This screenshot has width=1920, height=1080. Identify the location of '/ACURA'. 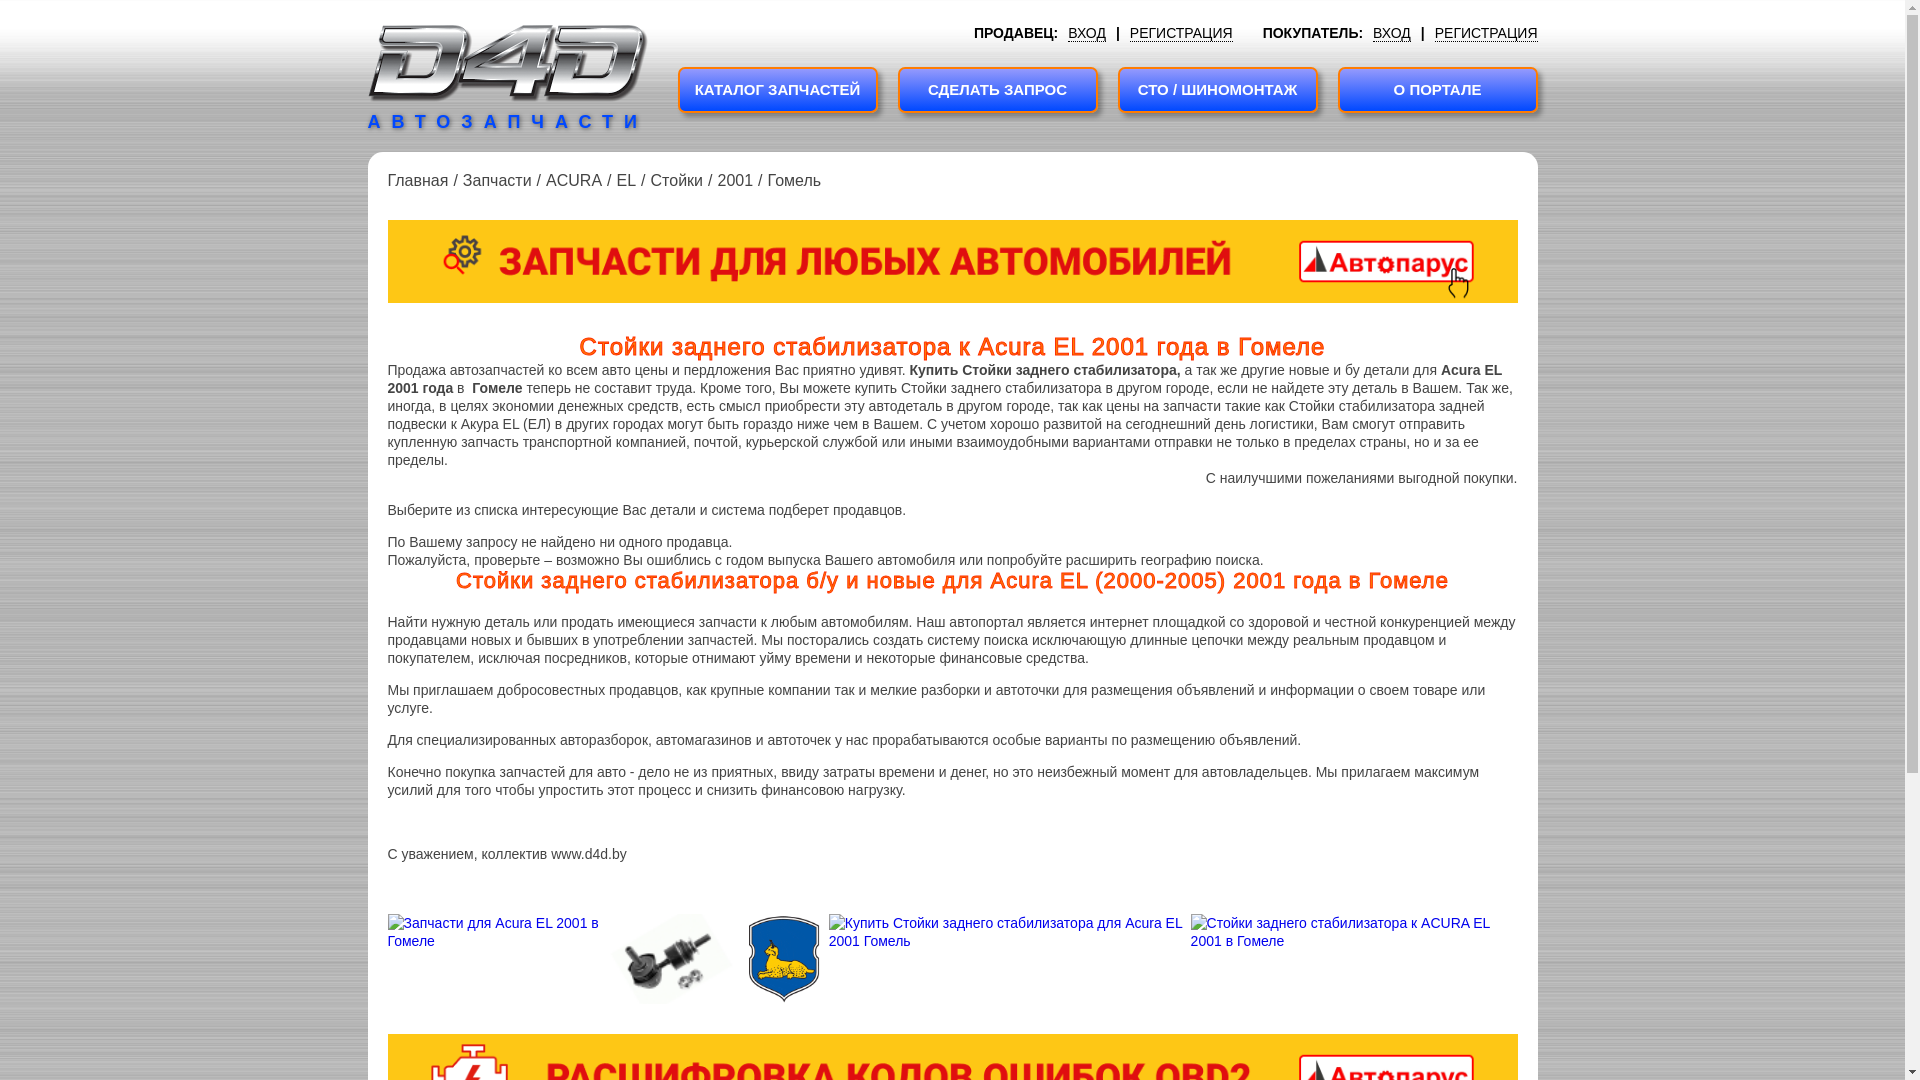
(565, 181).